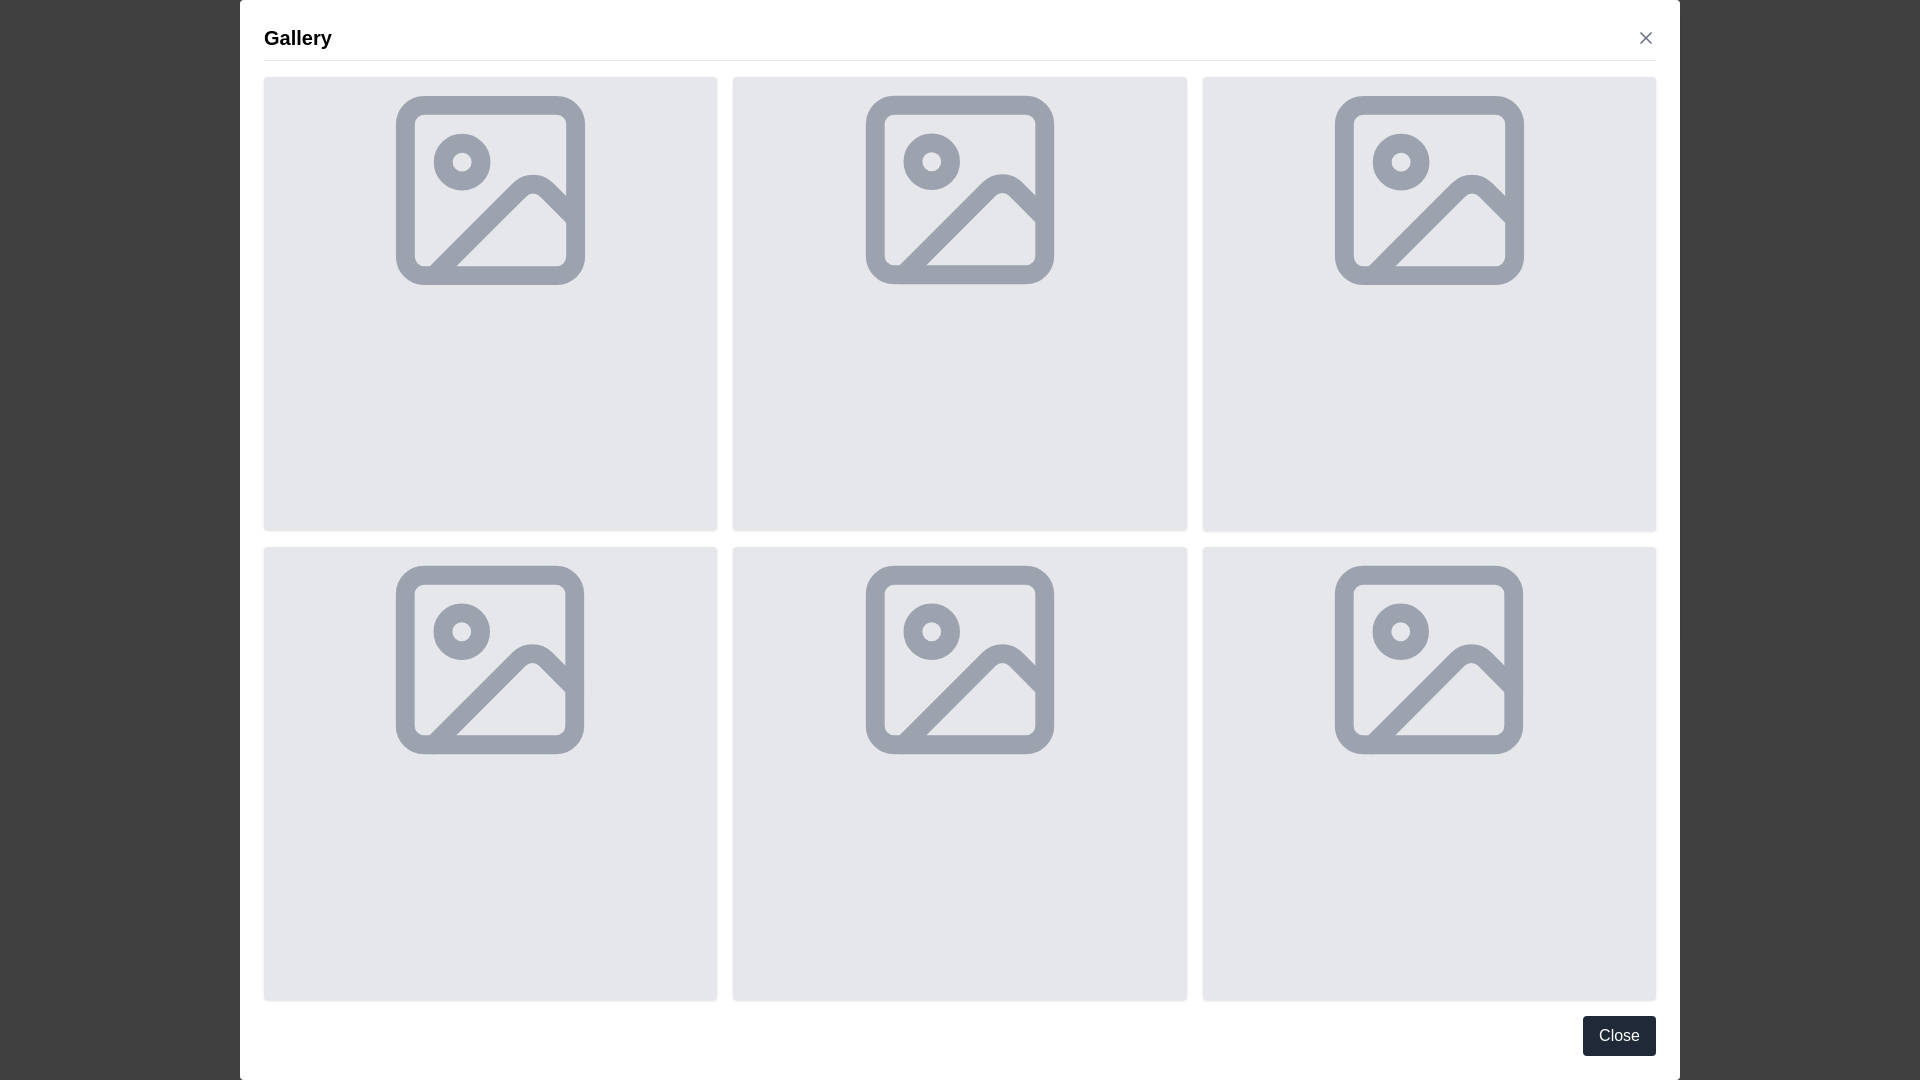 The image size is (1920, 1080). What do you see at coordinates (1400, 161) in the screenshot?
I see `the light gray circle located in the second column of the first row of the gallery grid, which is part of an image icon` at bounding box center [1400, 161].